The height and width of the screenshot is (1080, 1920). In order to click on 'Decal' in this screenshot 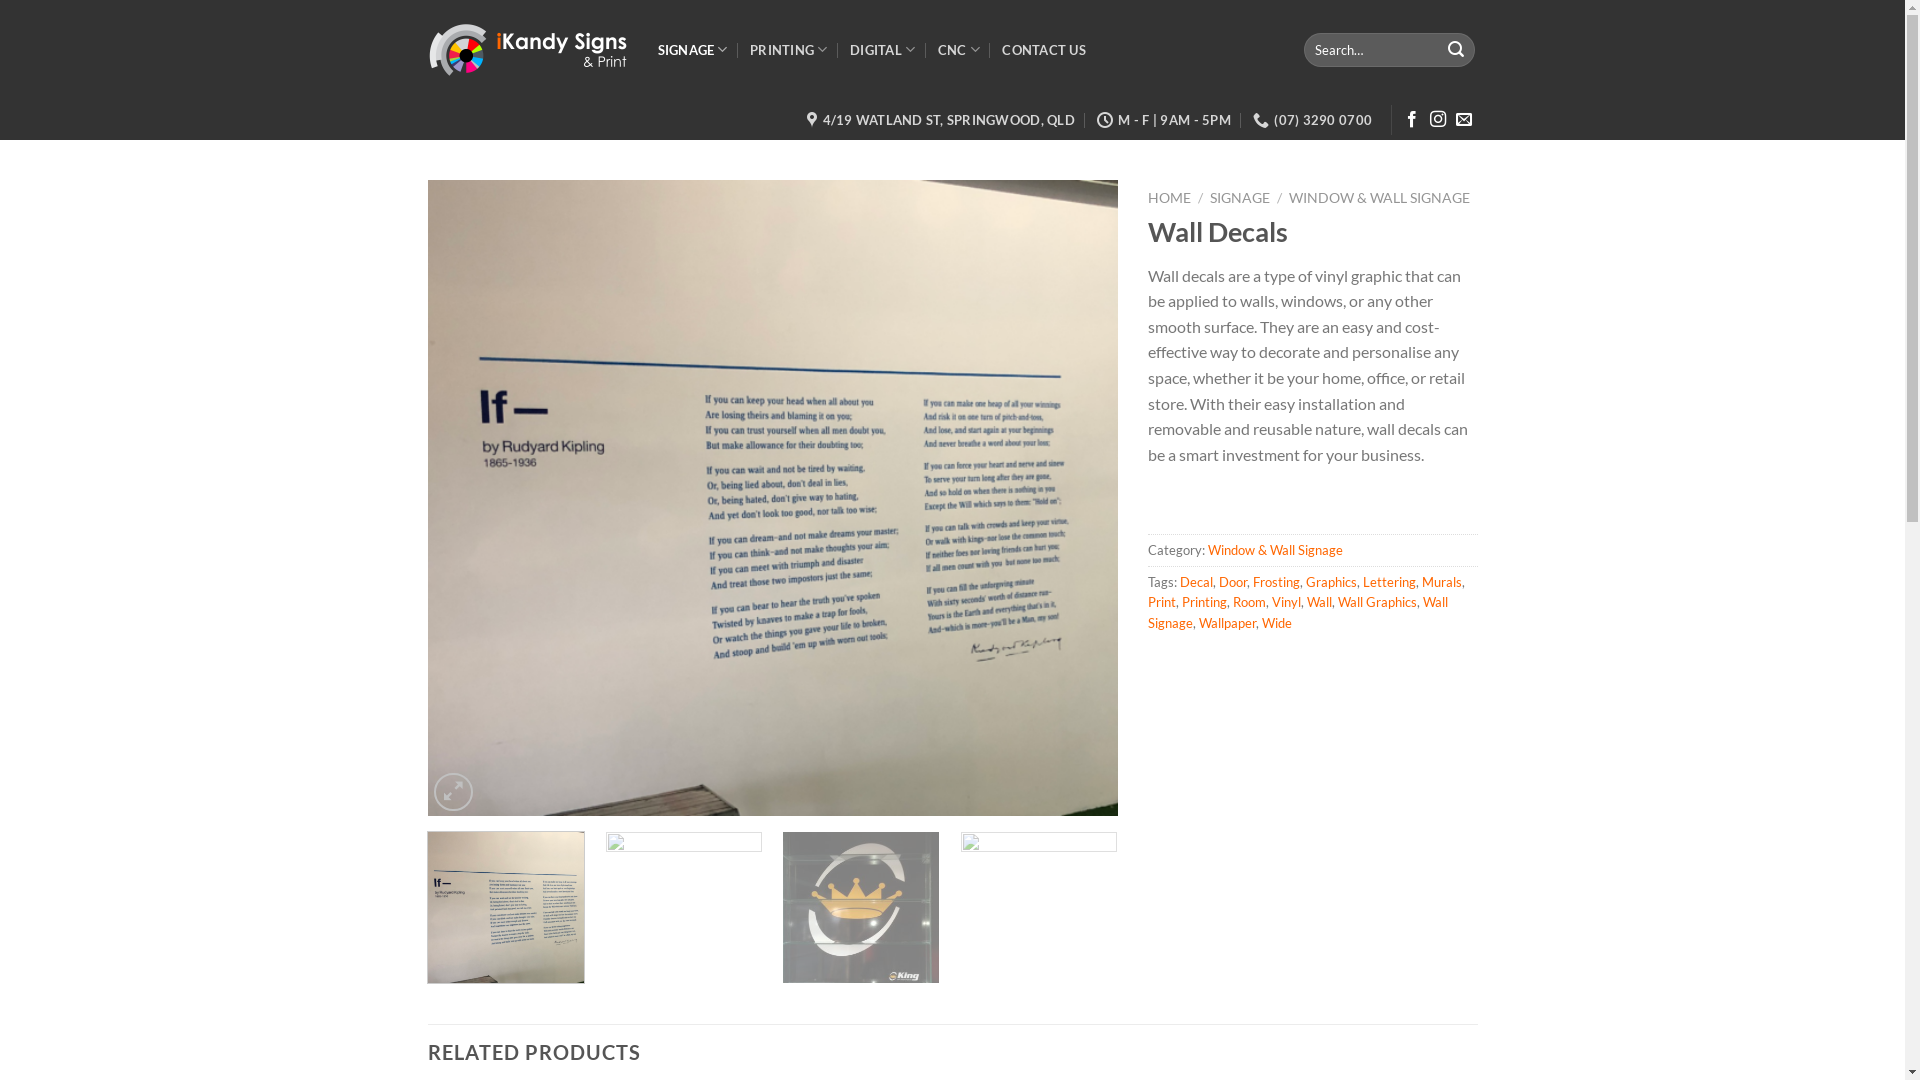, I will do `click(1180, 582)`.